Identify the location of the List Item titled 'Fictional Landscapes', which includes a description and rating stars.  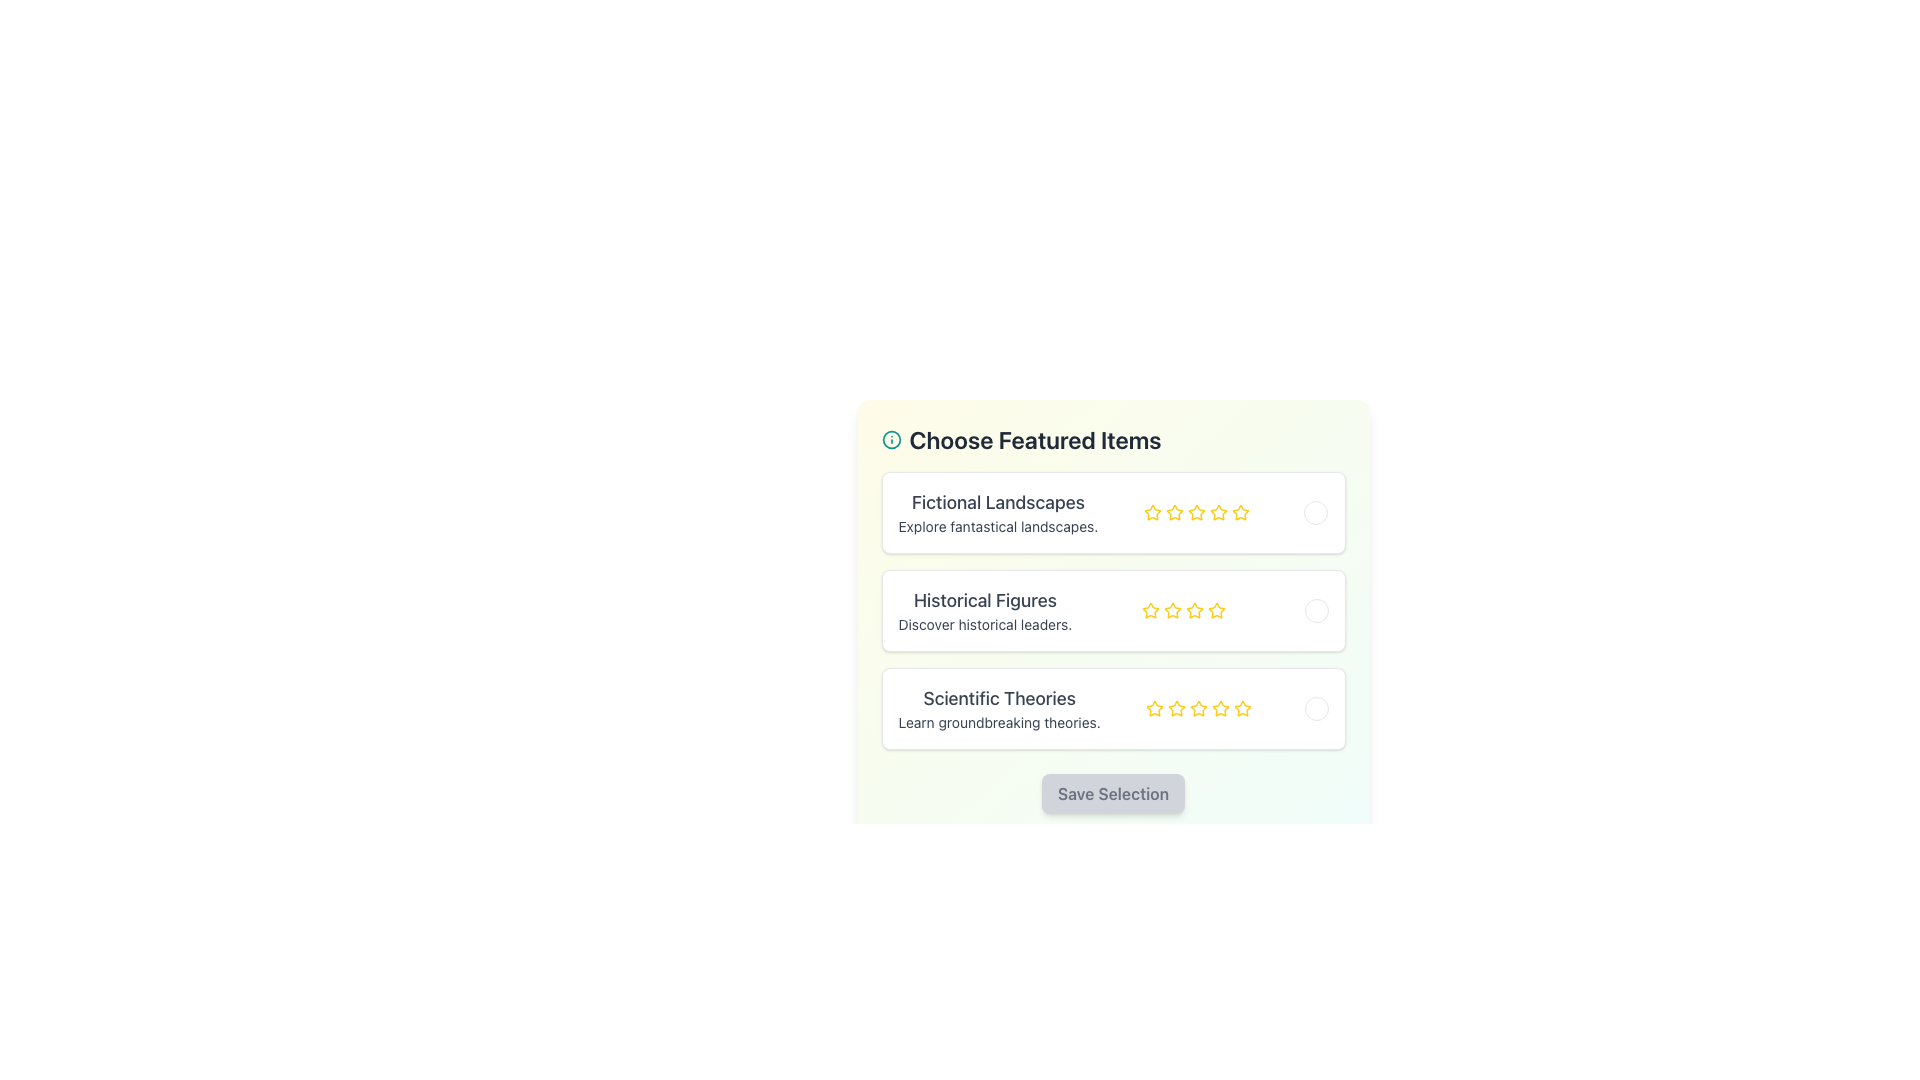
(1112, 512).